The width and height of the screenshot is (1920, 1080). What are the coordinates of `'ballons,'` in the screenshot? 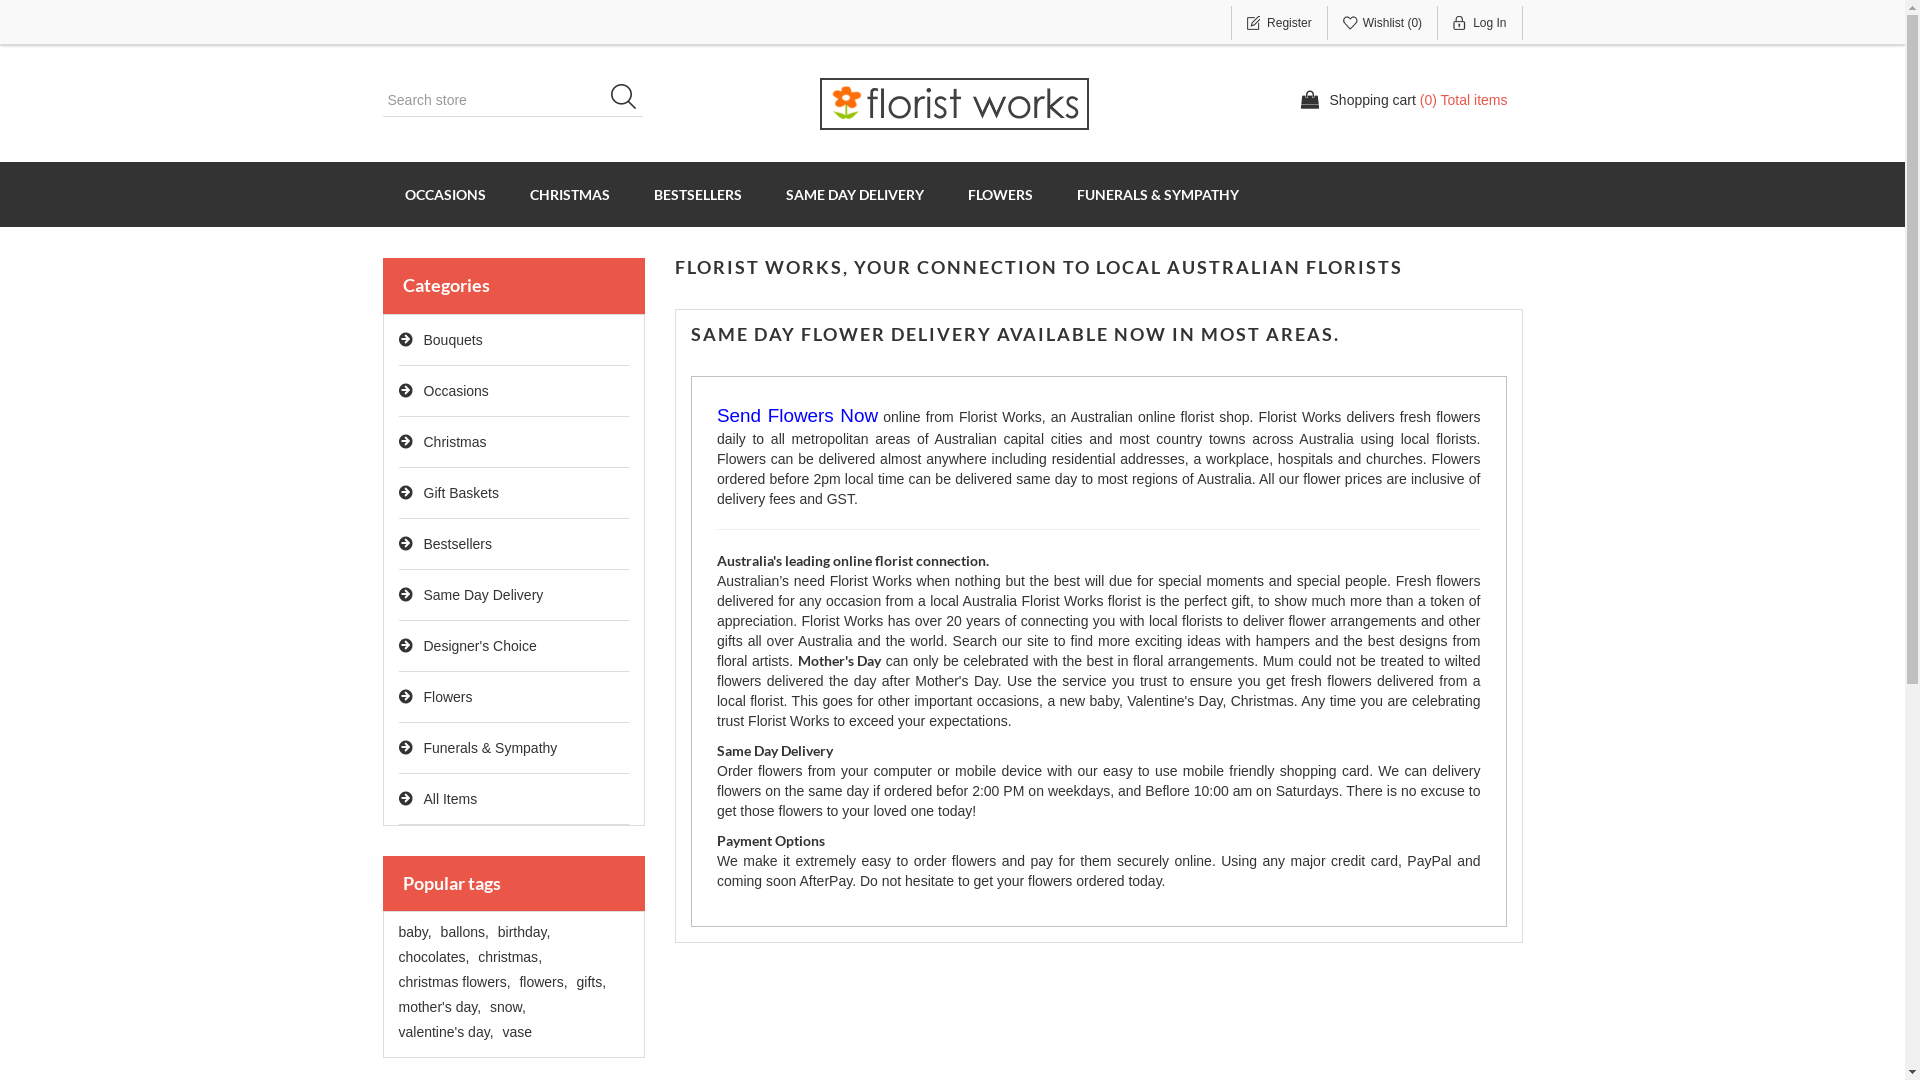 It's located at (440, 932).